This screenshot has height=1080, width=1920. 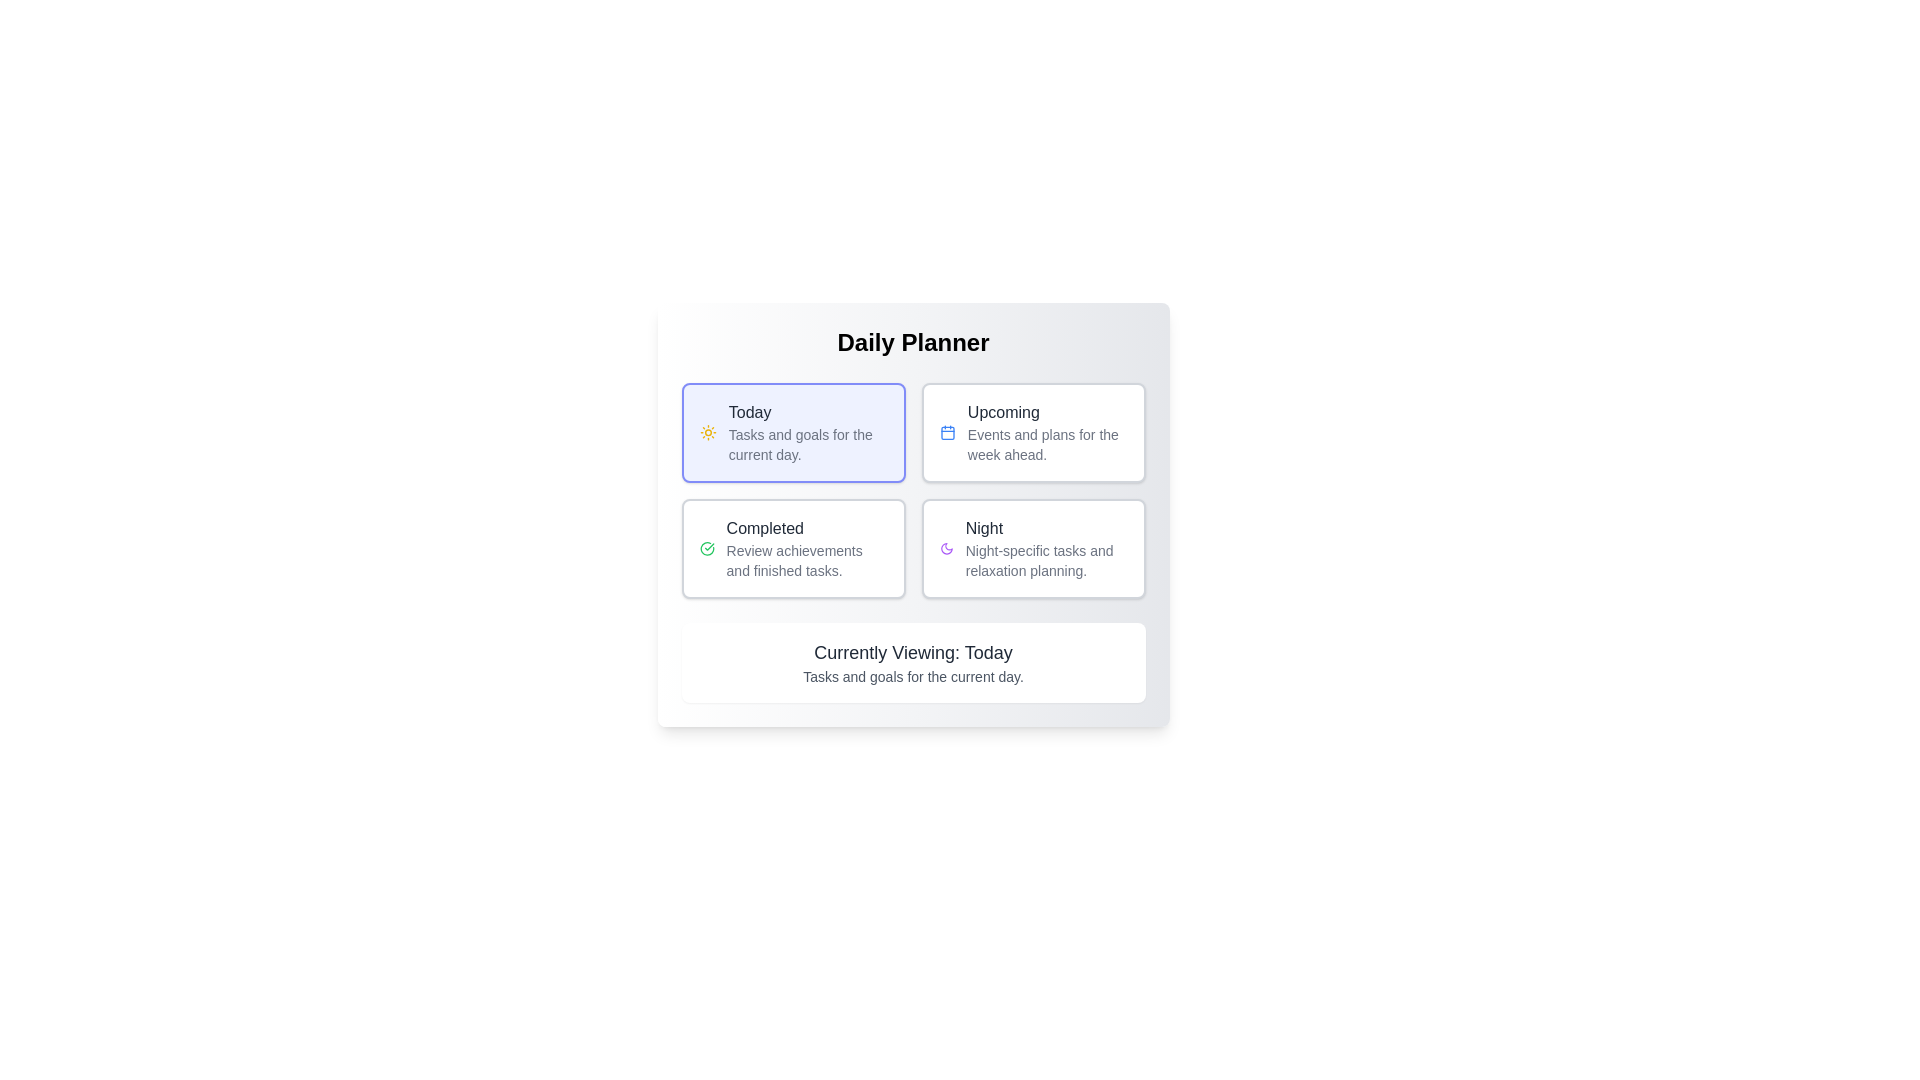 What do you see at coordinates (806, 560) in the screenshot?
I see `the descriptive text label located directly below the 'Completed' header in the bottom-left section of the main grid layout` at bounding box center [806, 560].